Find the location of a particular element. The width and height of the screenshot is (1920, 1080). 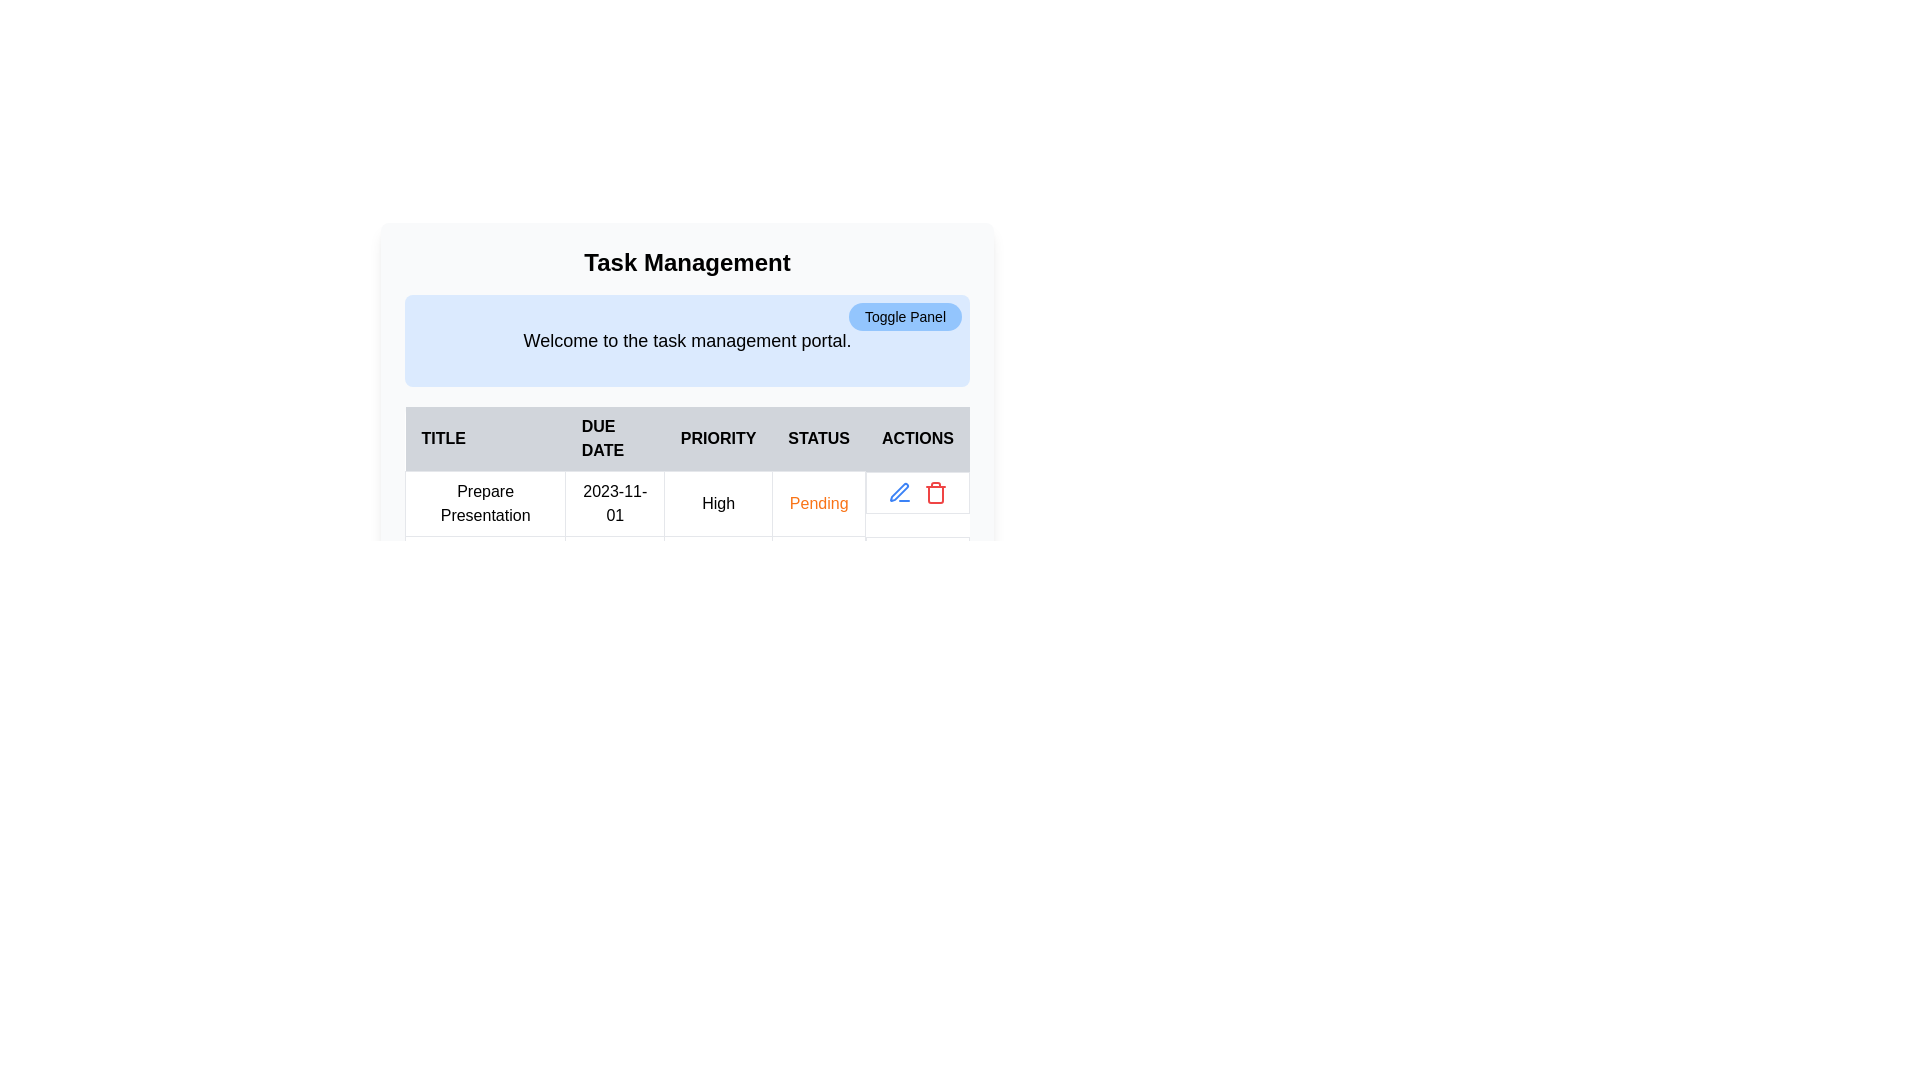

the non-interactive status label indicating 'Pending' in the 'STATUS' column, which is the fourth cell in the row for the 'Prepare Presentation' task is located at coordinates (819, 503).